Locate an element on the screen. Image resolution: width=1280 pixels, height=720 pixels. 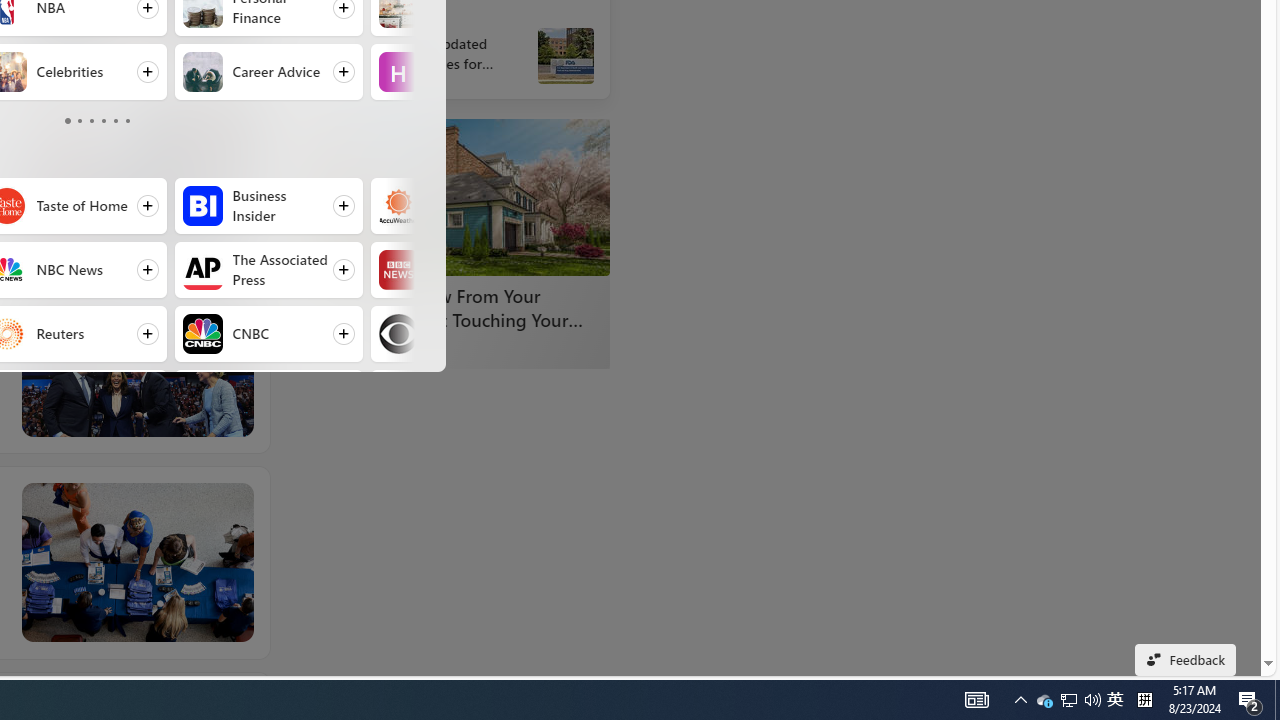
'CNBC' is located at coordinates (202, 333).